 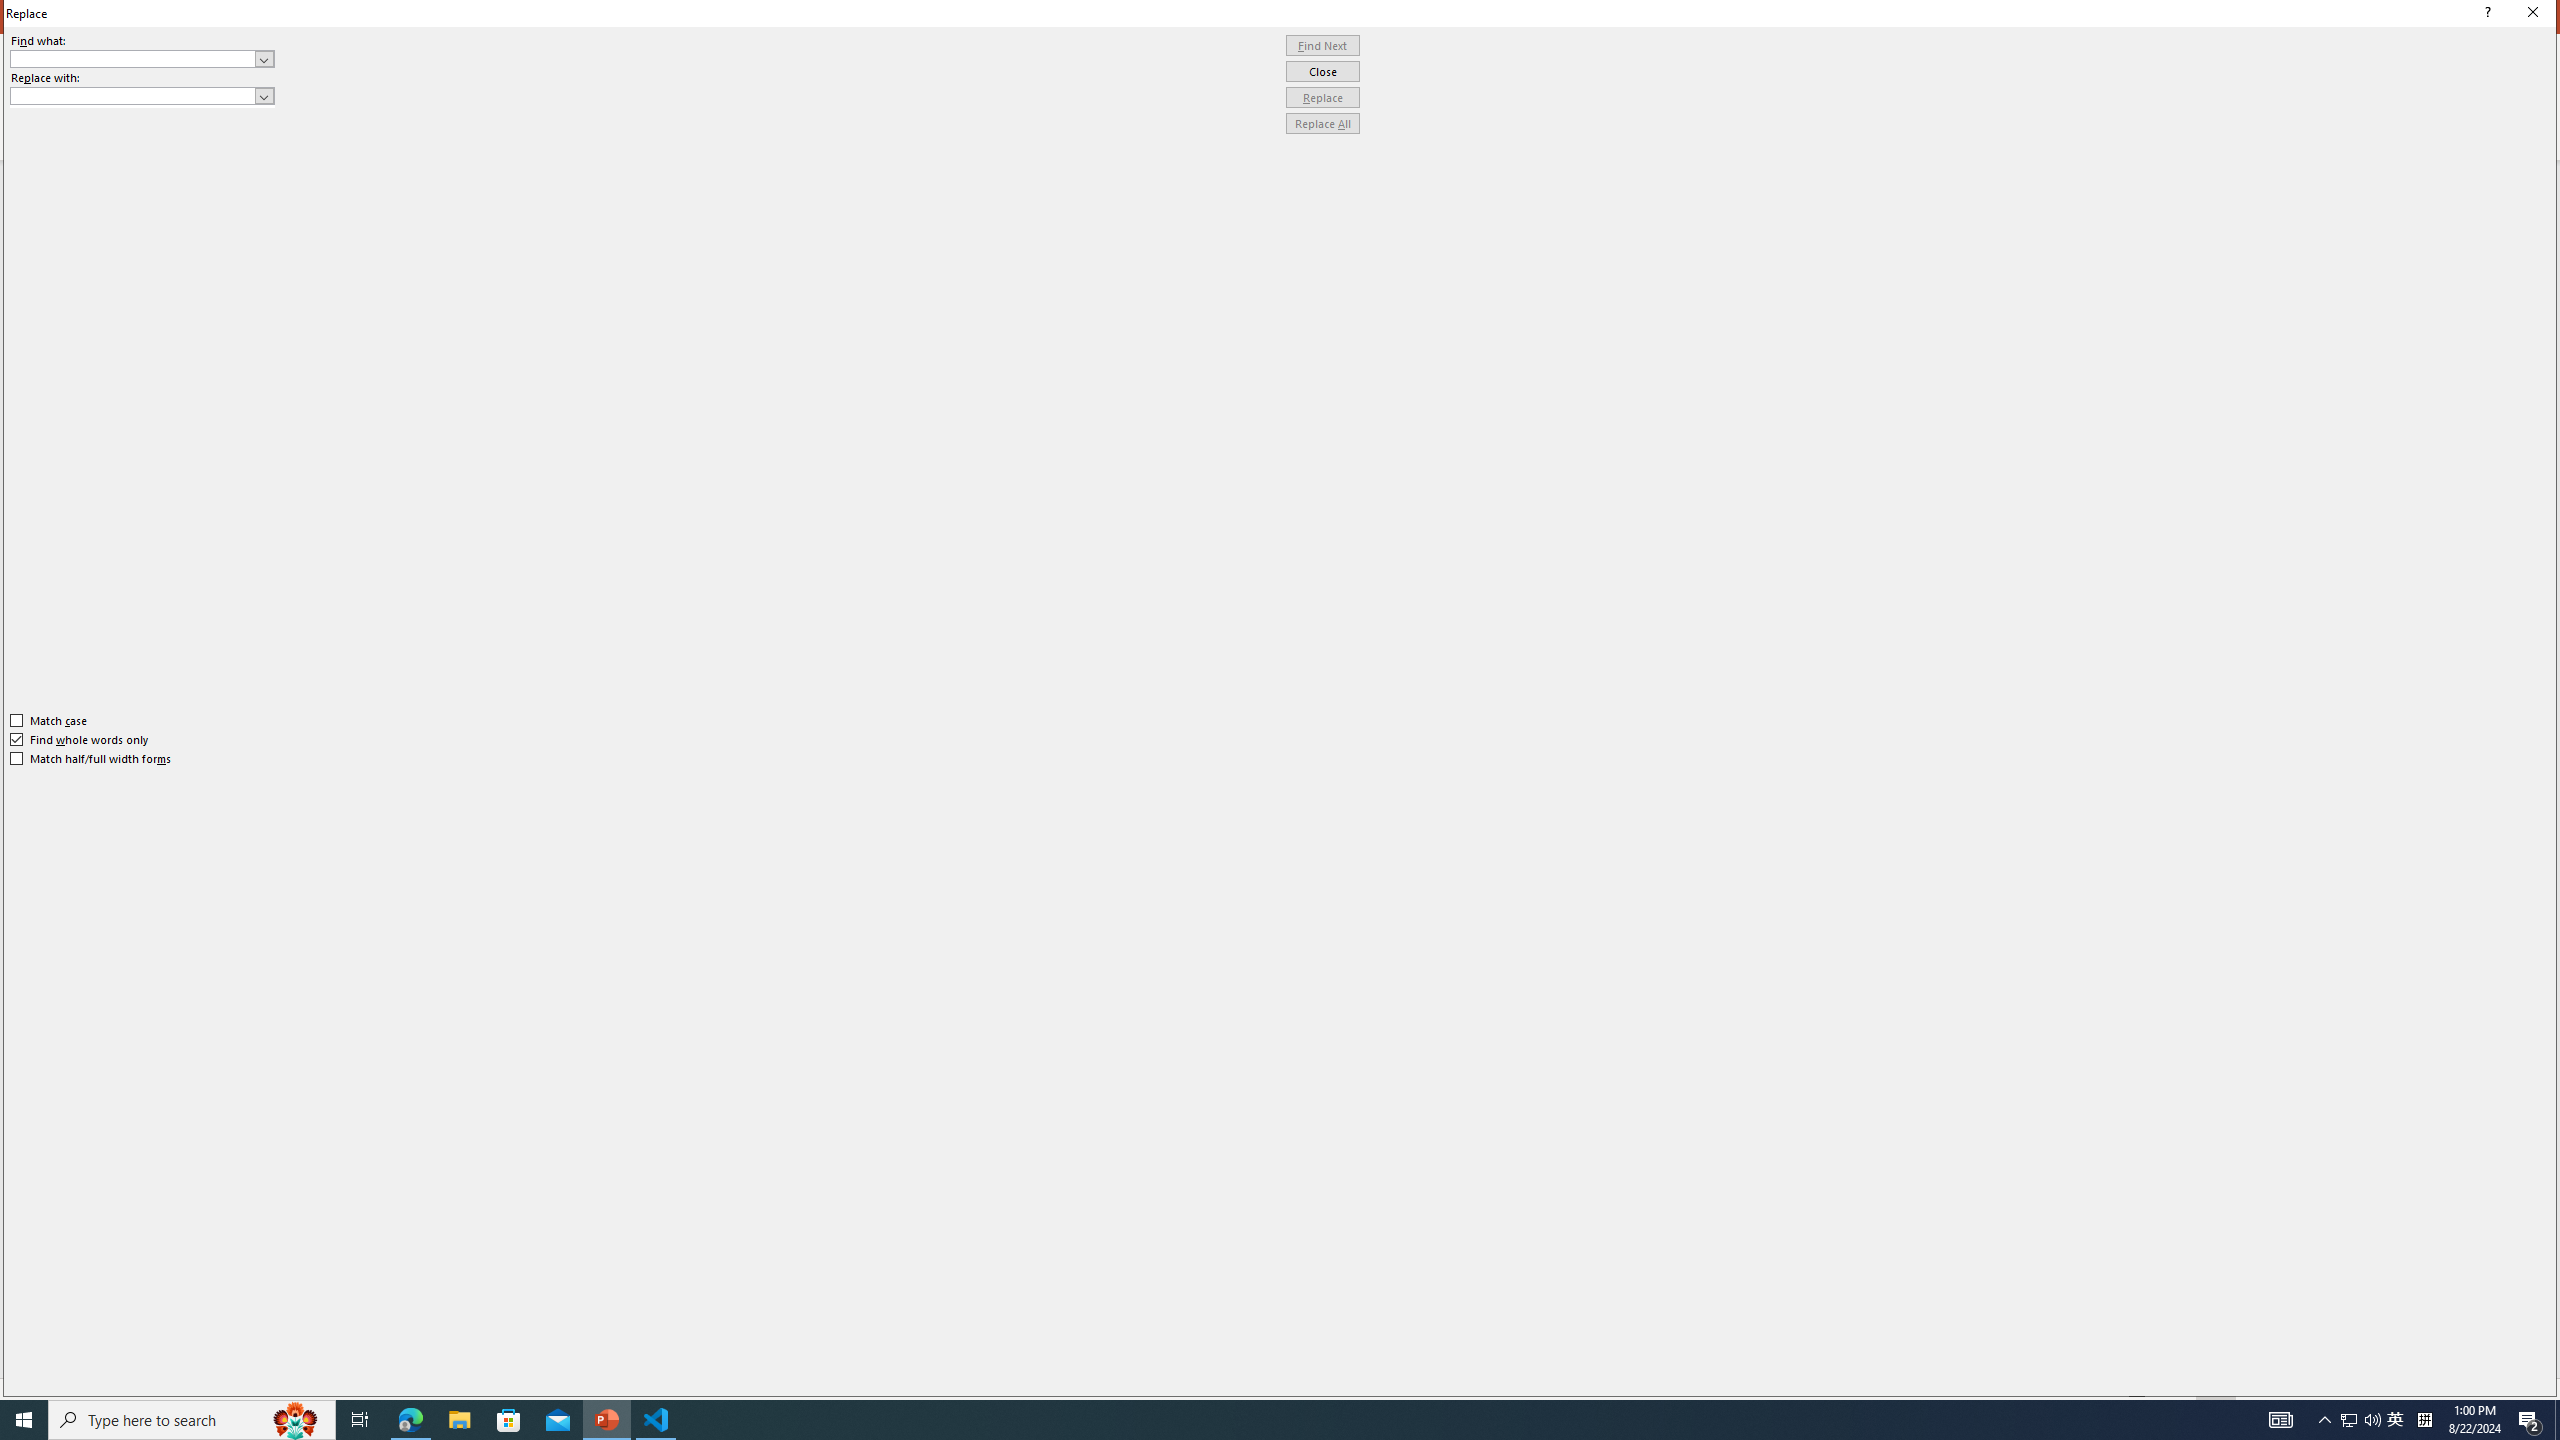 What do you see at coordinates (1322, 96) in the screenshot?
I see `'Replace'` at bounding box center [1322, 96].